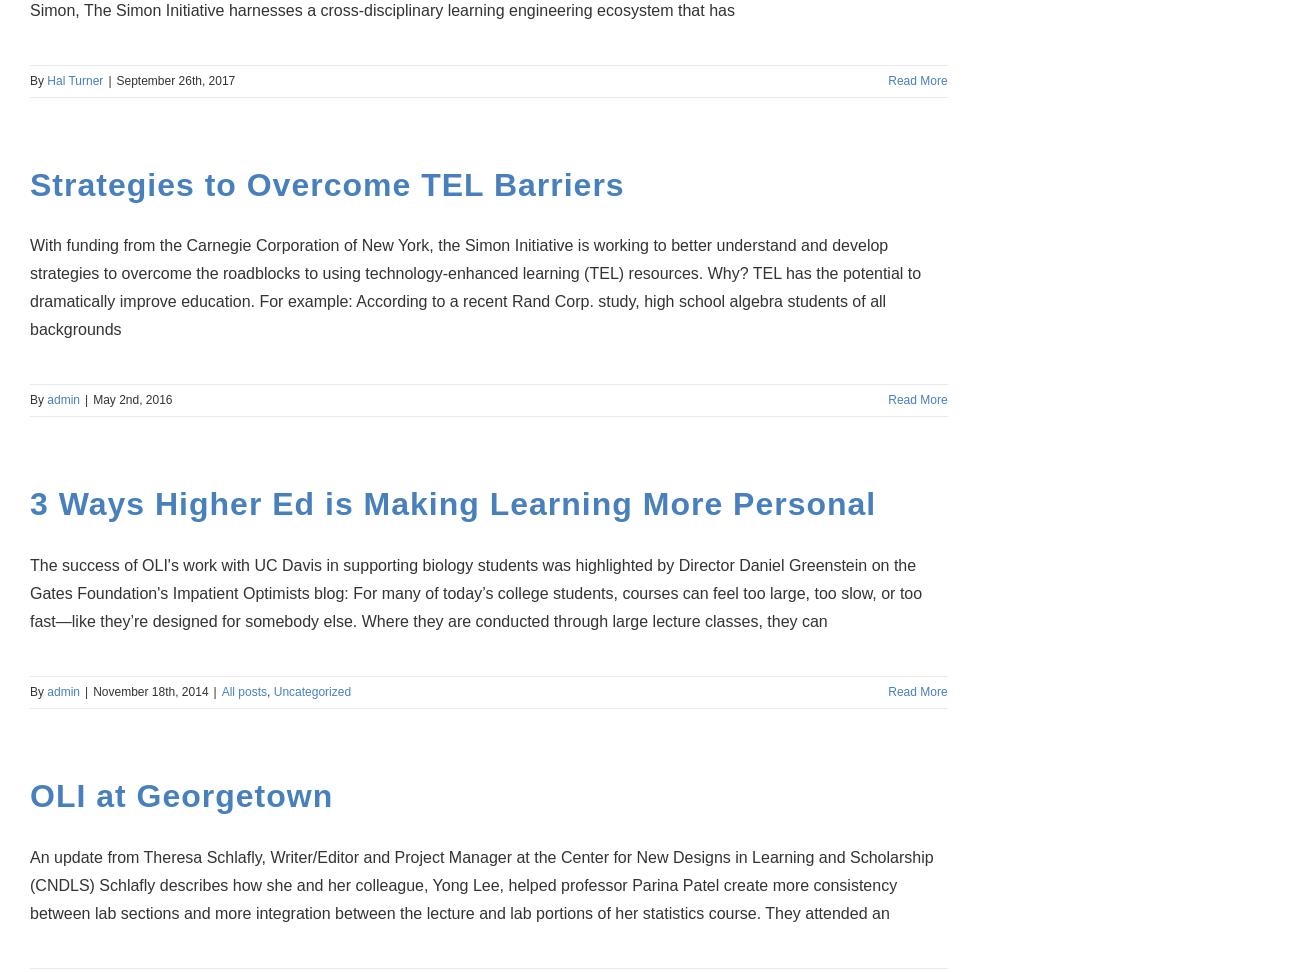  I want to click on 'May 2nd, 2016', so click(131, 399).